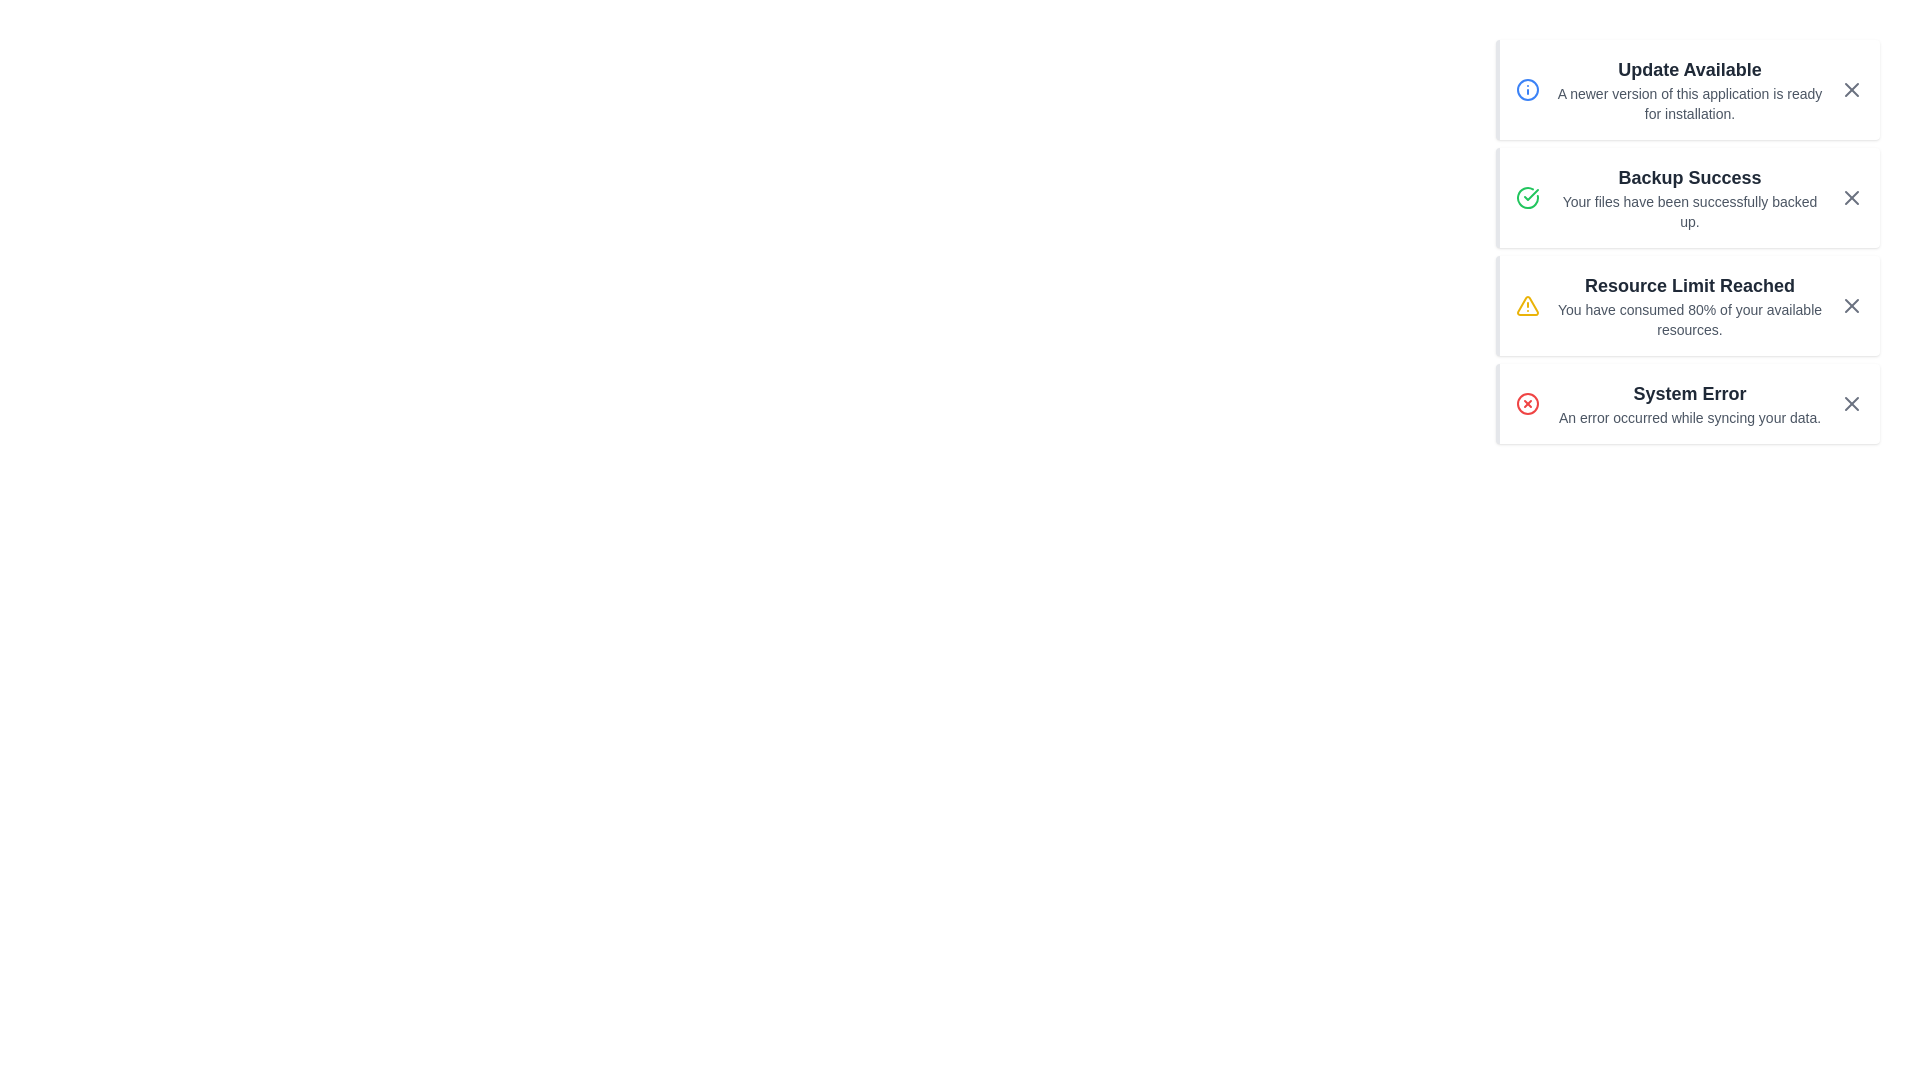  What do you see at coordinates (1688, 104) in the screenshot?
I see `the text element that reads 'A newer version of this application is ready for installation.', which is styled in a smaller font size and gray color, located directly below the title 'Update Available' in the notification block` at bounding box center [1688, 104].